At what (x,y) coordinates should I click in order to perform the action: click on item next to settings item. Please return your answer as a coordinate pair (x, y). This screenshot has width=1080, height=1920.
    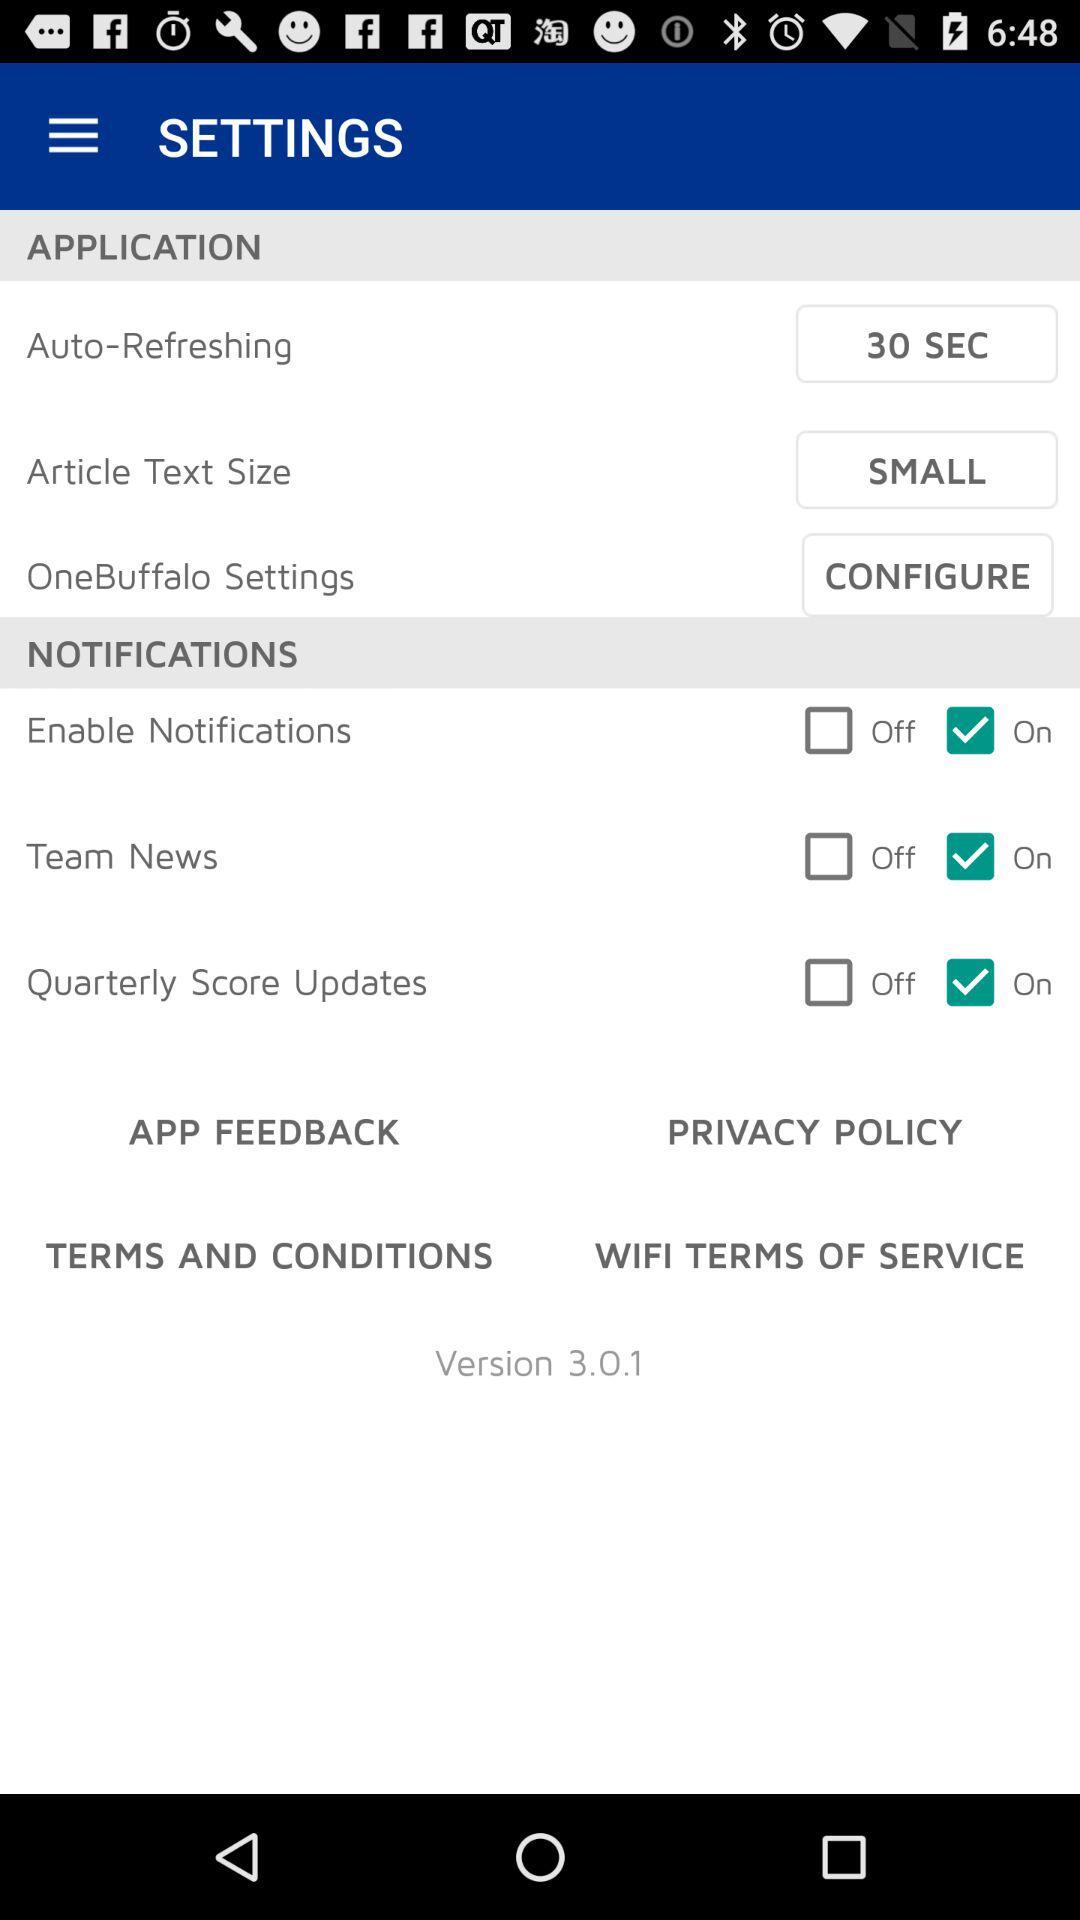
    Looking at the image, I should click on (72, 135).